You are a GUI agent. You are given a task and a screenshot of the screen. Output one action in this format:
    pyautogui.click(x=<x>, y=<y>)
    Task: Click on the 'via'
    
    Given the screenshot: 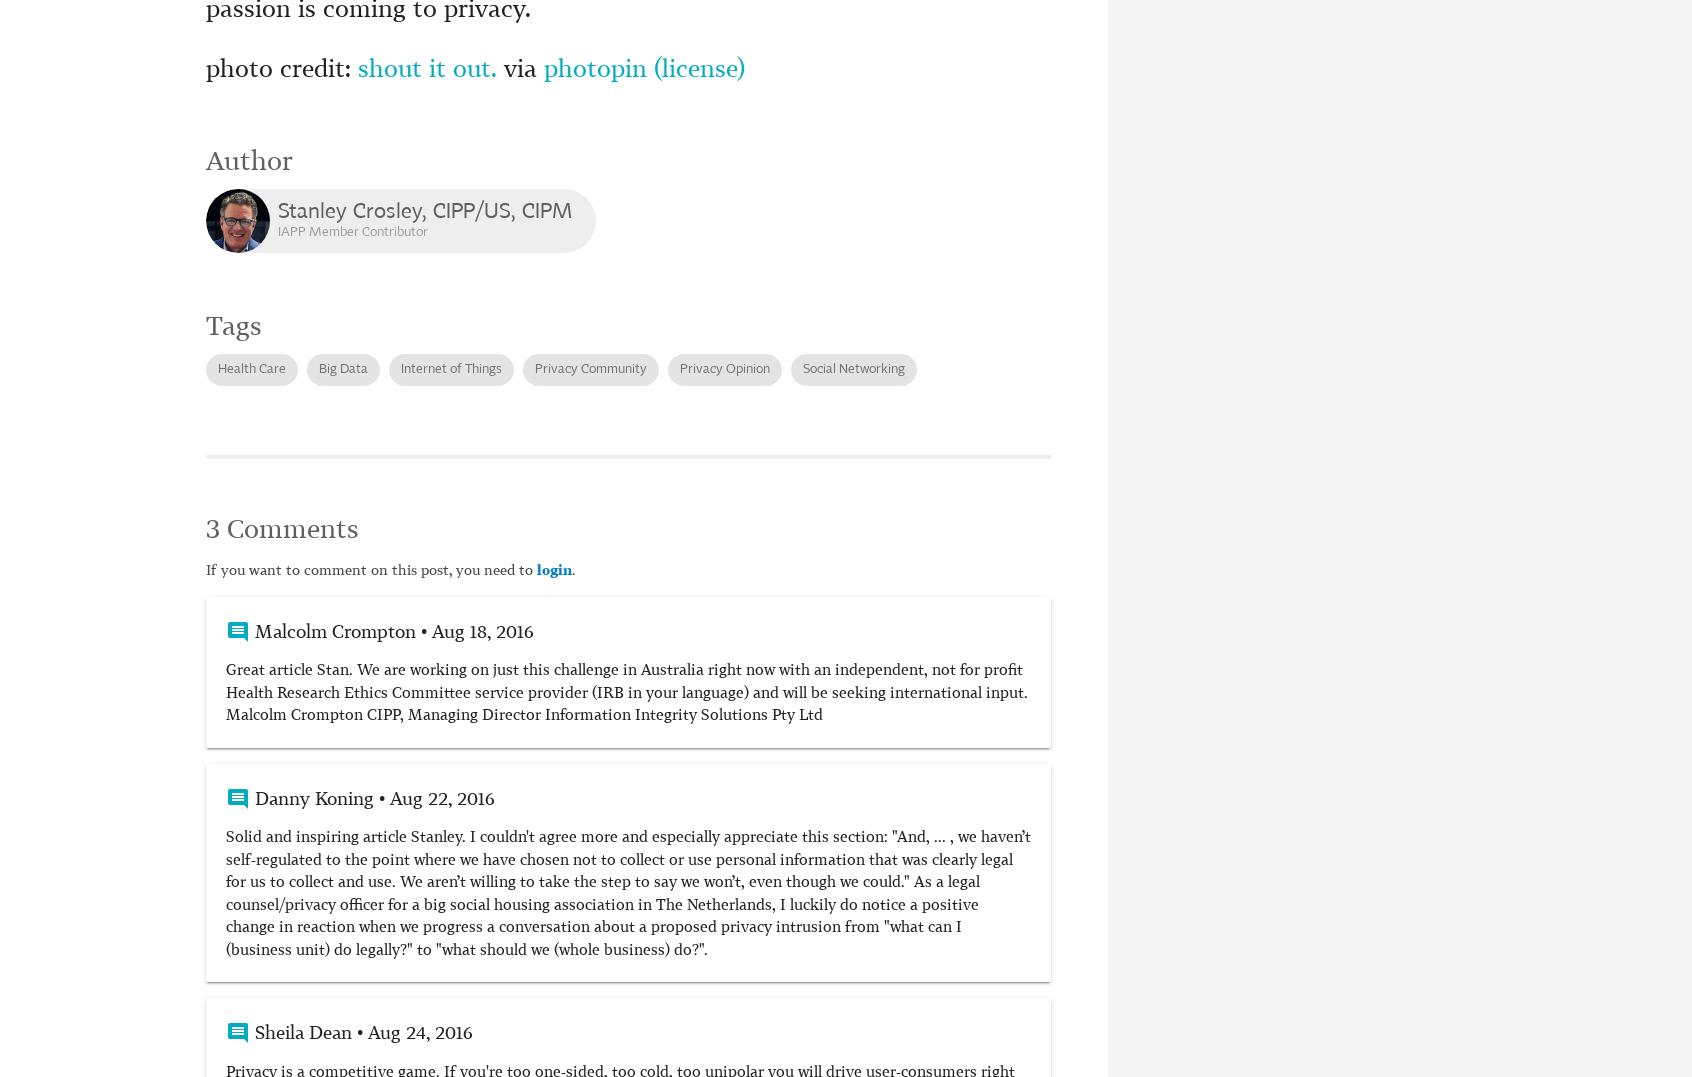 What is the action you would take?
    pyautogui.click(x=520, y=70)
    